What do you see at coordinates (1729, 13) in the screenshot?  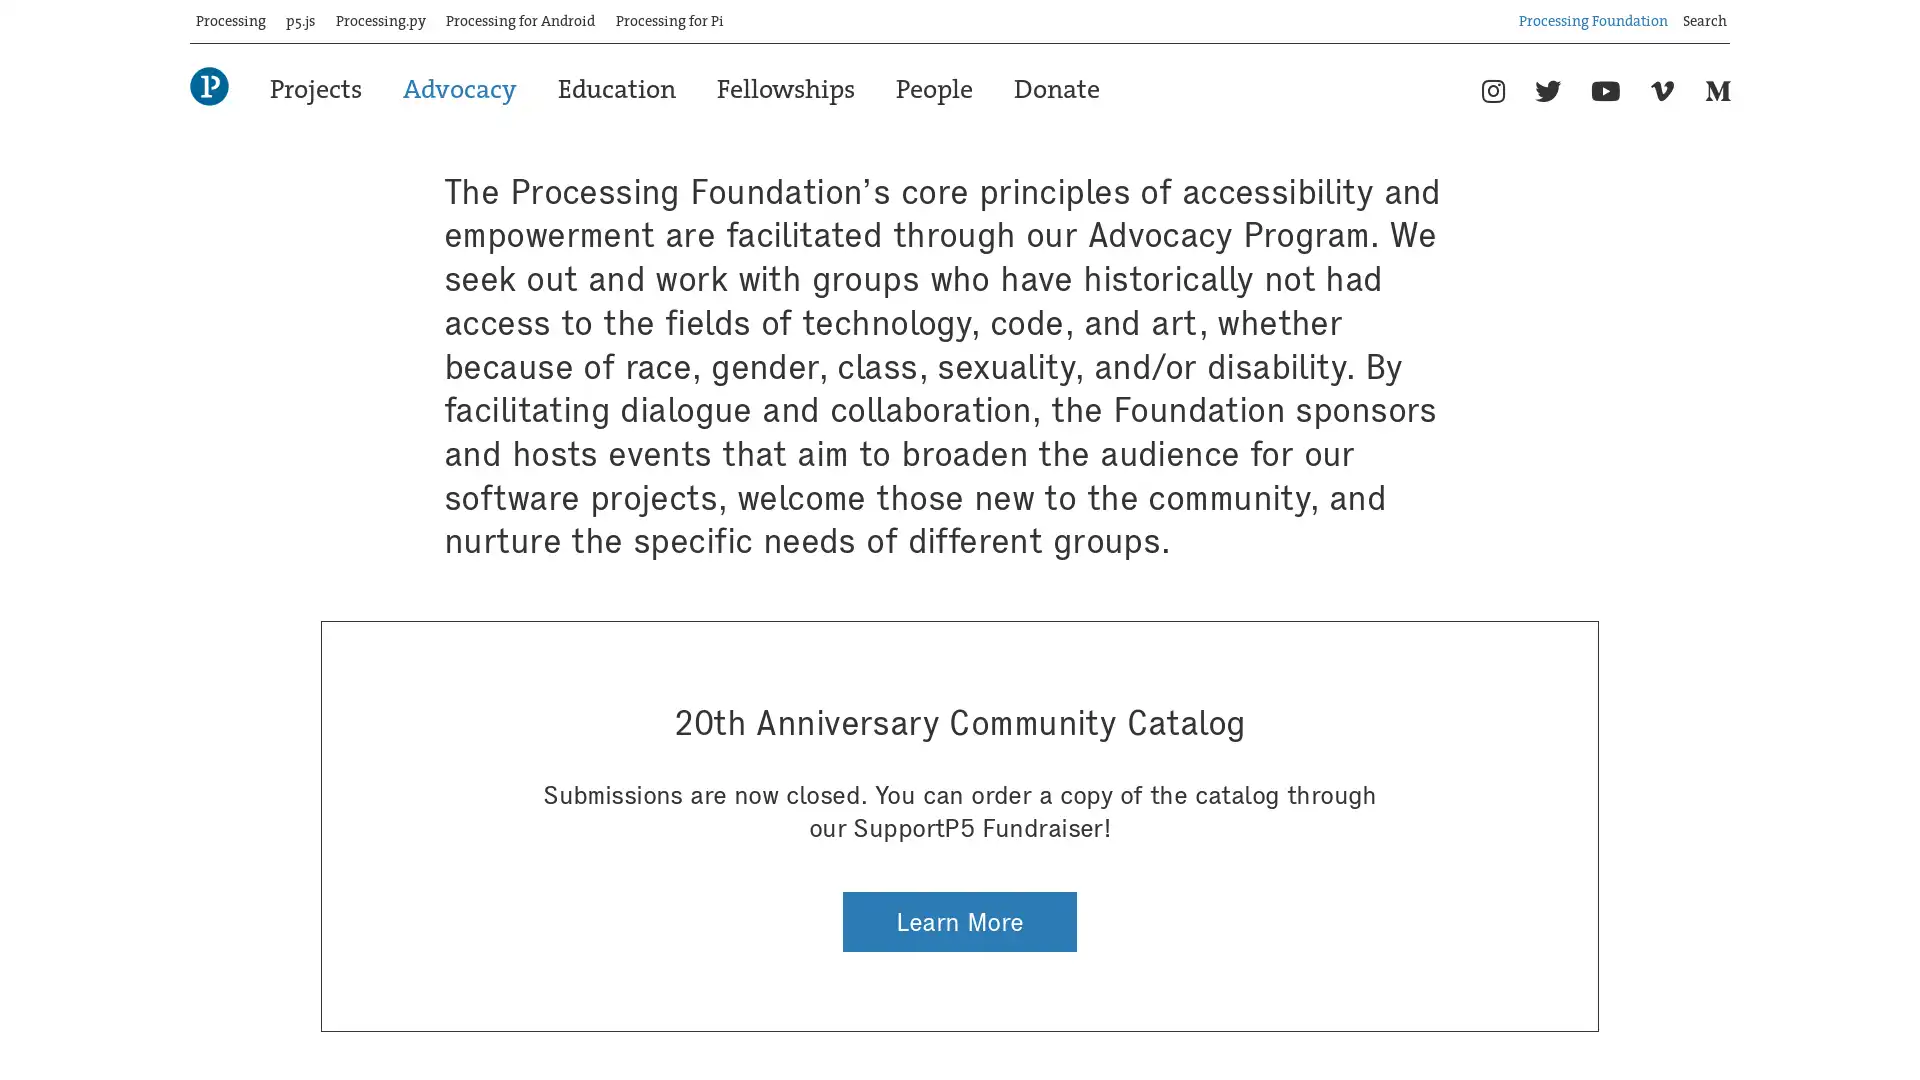 I see `Search` at bounding box center [1729, 13].